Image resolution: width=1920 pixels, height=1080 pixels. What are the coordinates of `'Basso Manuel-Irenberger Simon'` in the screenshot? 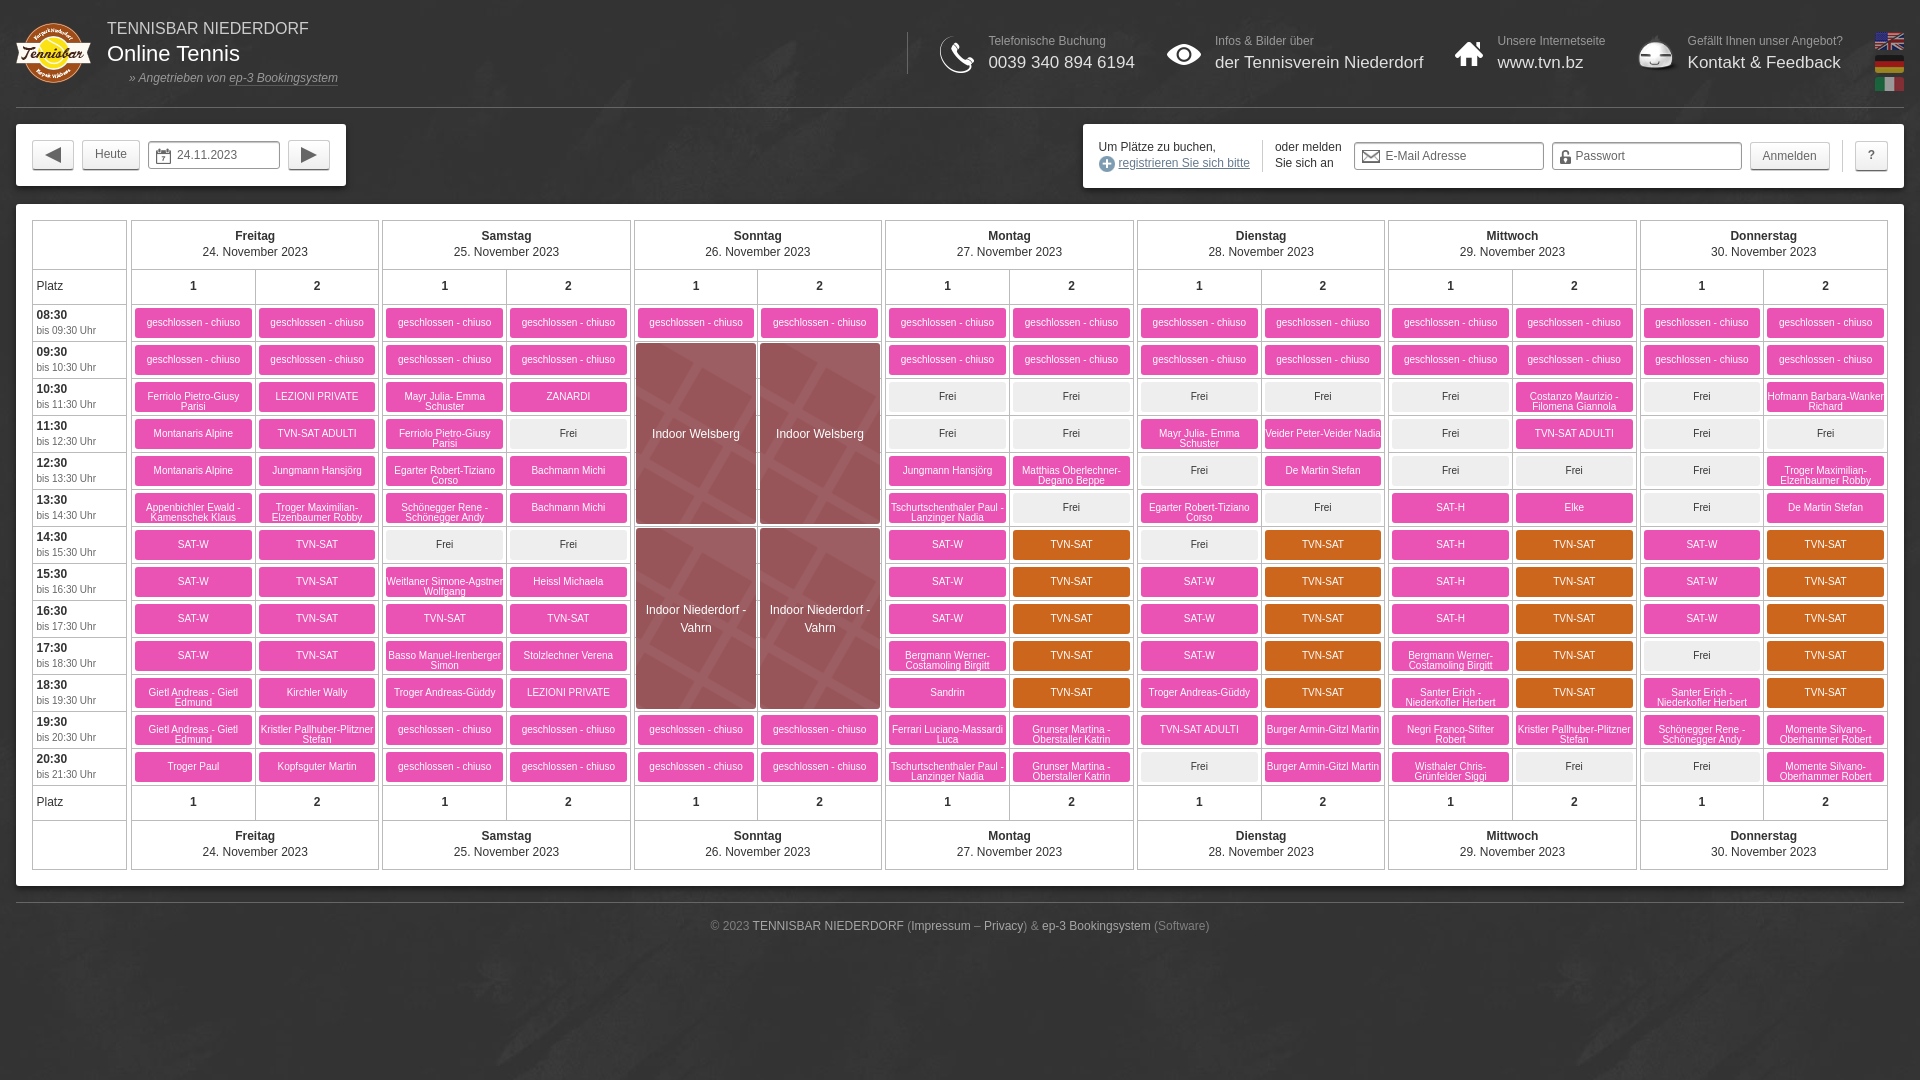 It's located at (443, 655).